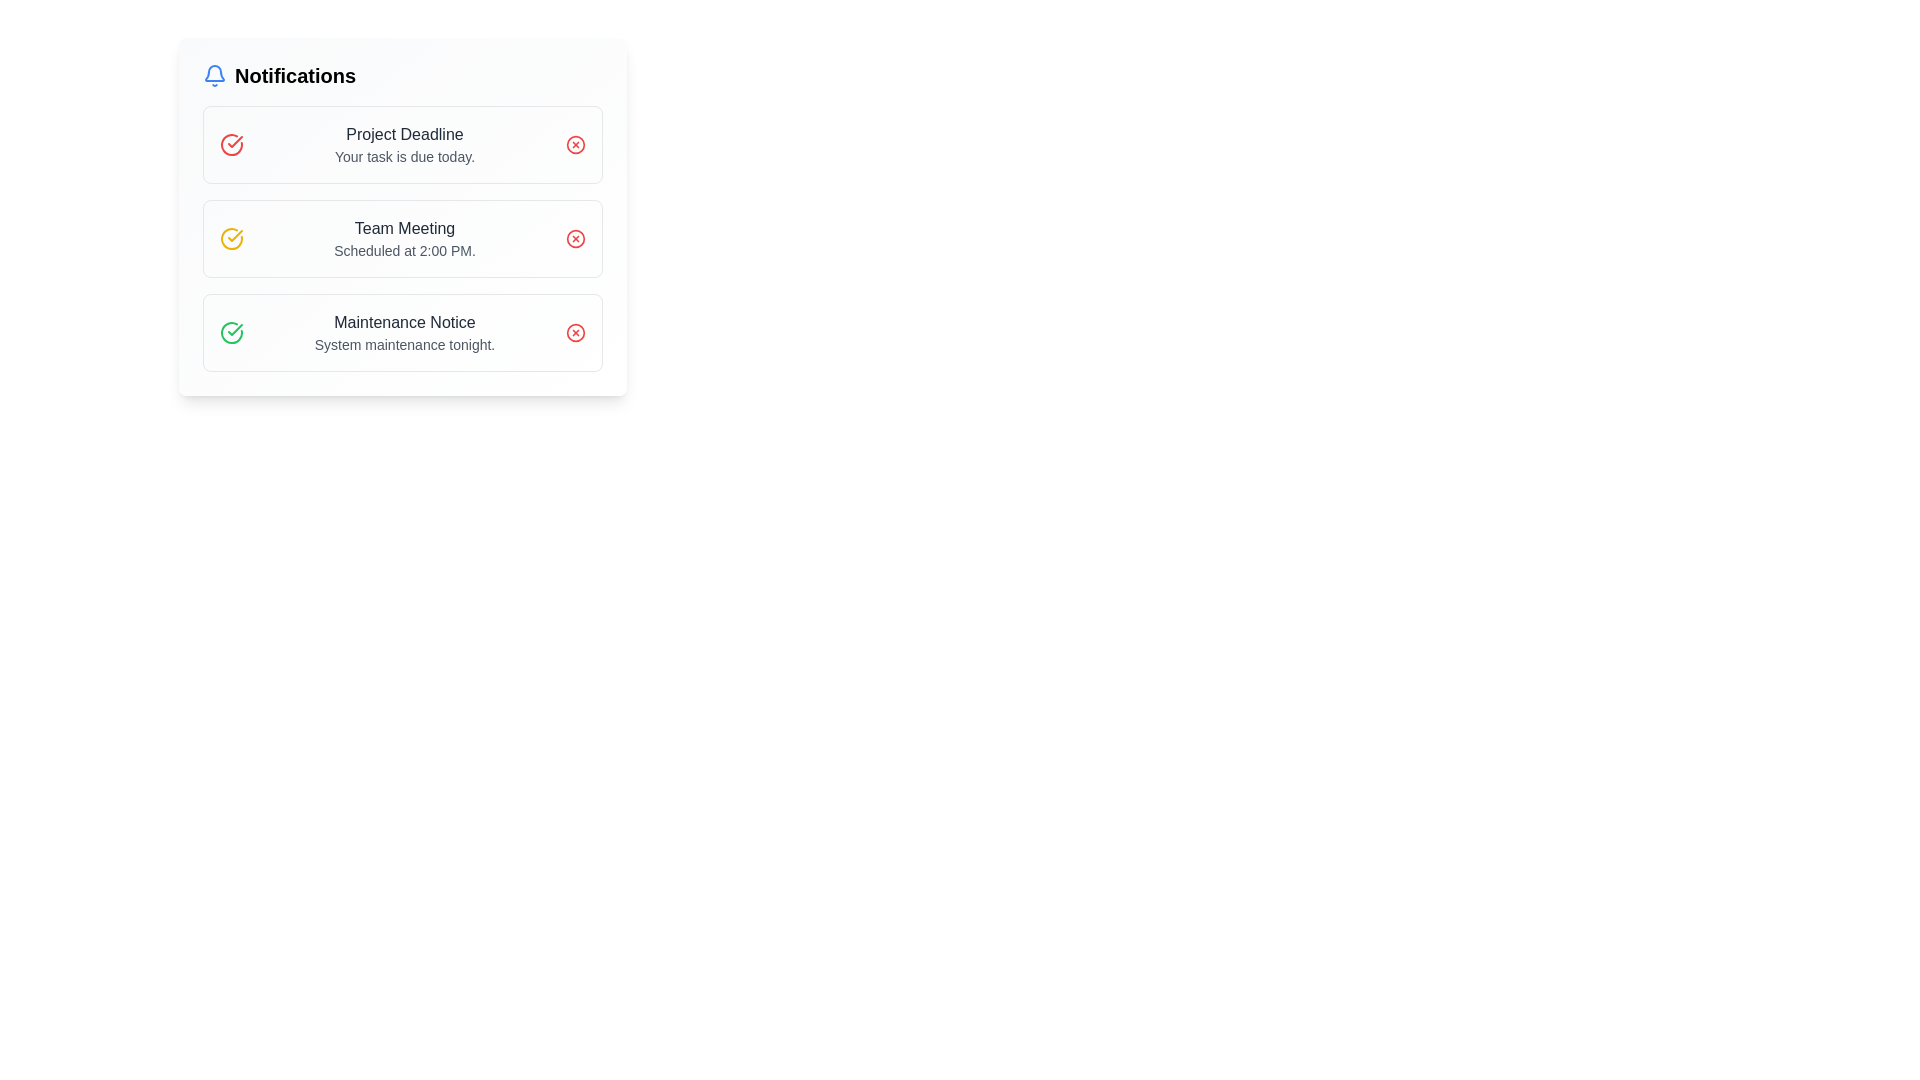 The image size is (1920, 1080). Describe the element at coordinates (231, 144) in the screenshot. I see `the icon symbolizing a completed check for the 'Project Deadline' notification located in the top-left corner of the first notification block` at that location.